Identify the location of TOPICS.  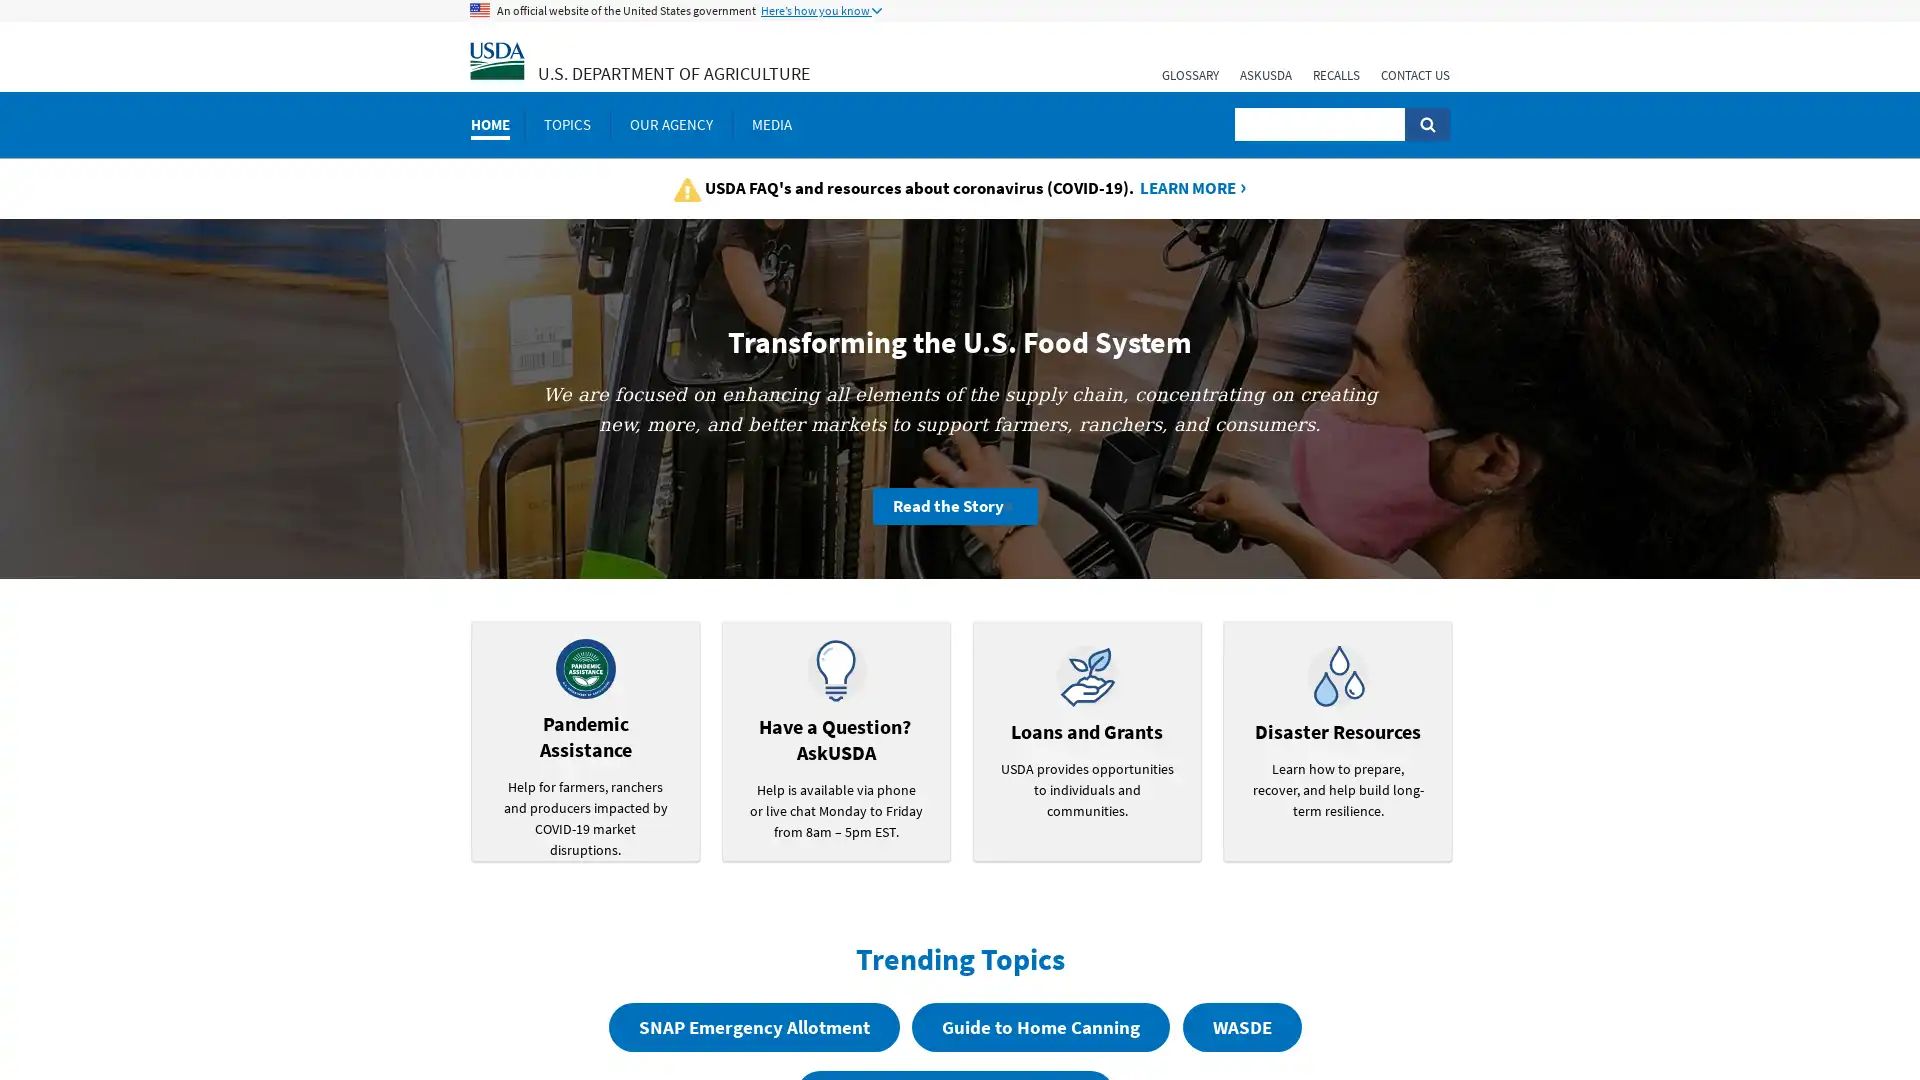
(566, 124).